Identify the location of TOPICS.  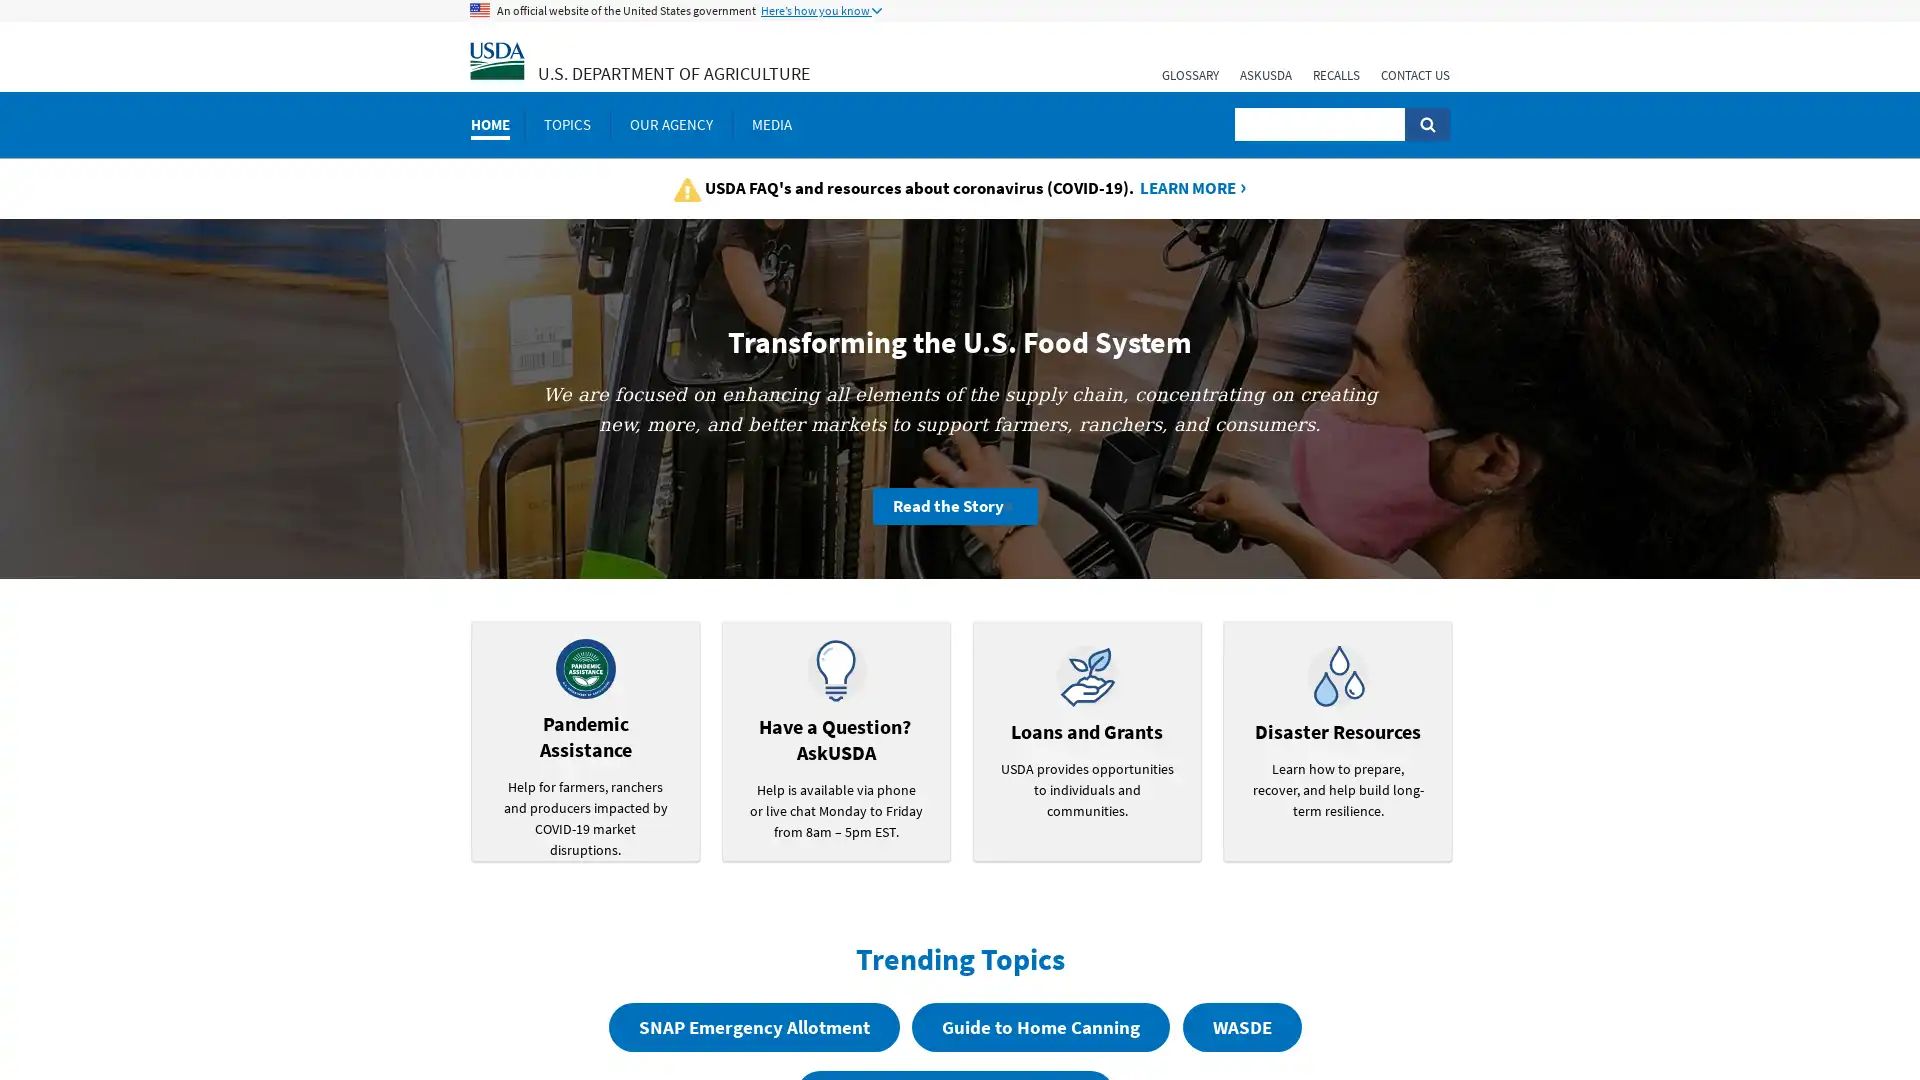
(566, 124).